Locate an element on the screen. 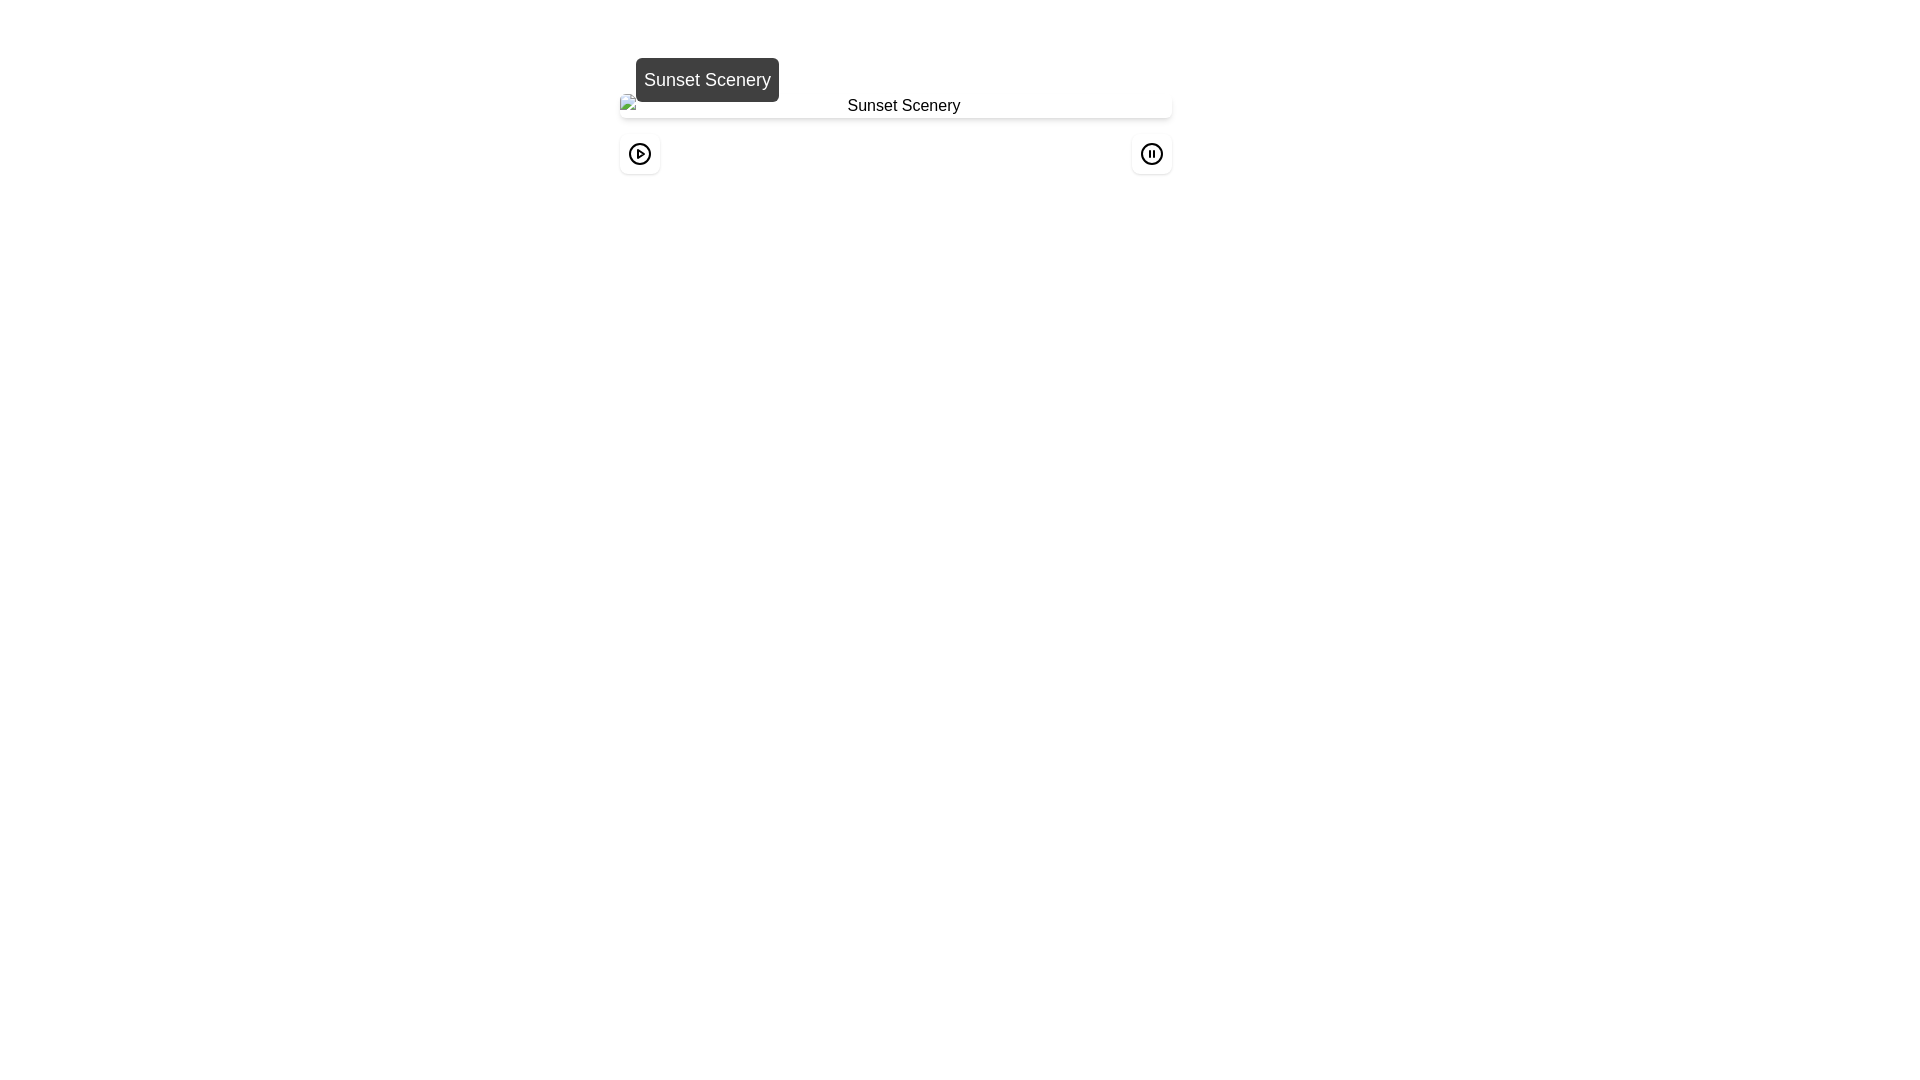 This screenshot has width=1920, height=1080. the control bar for managing media playback that contains the play and pause buttons, located under the title text 'Sunset Scenery' is located at coordinates (895, 153).